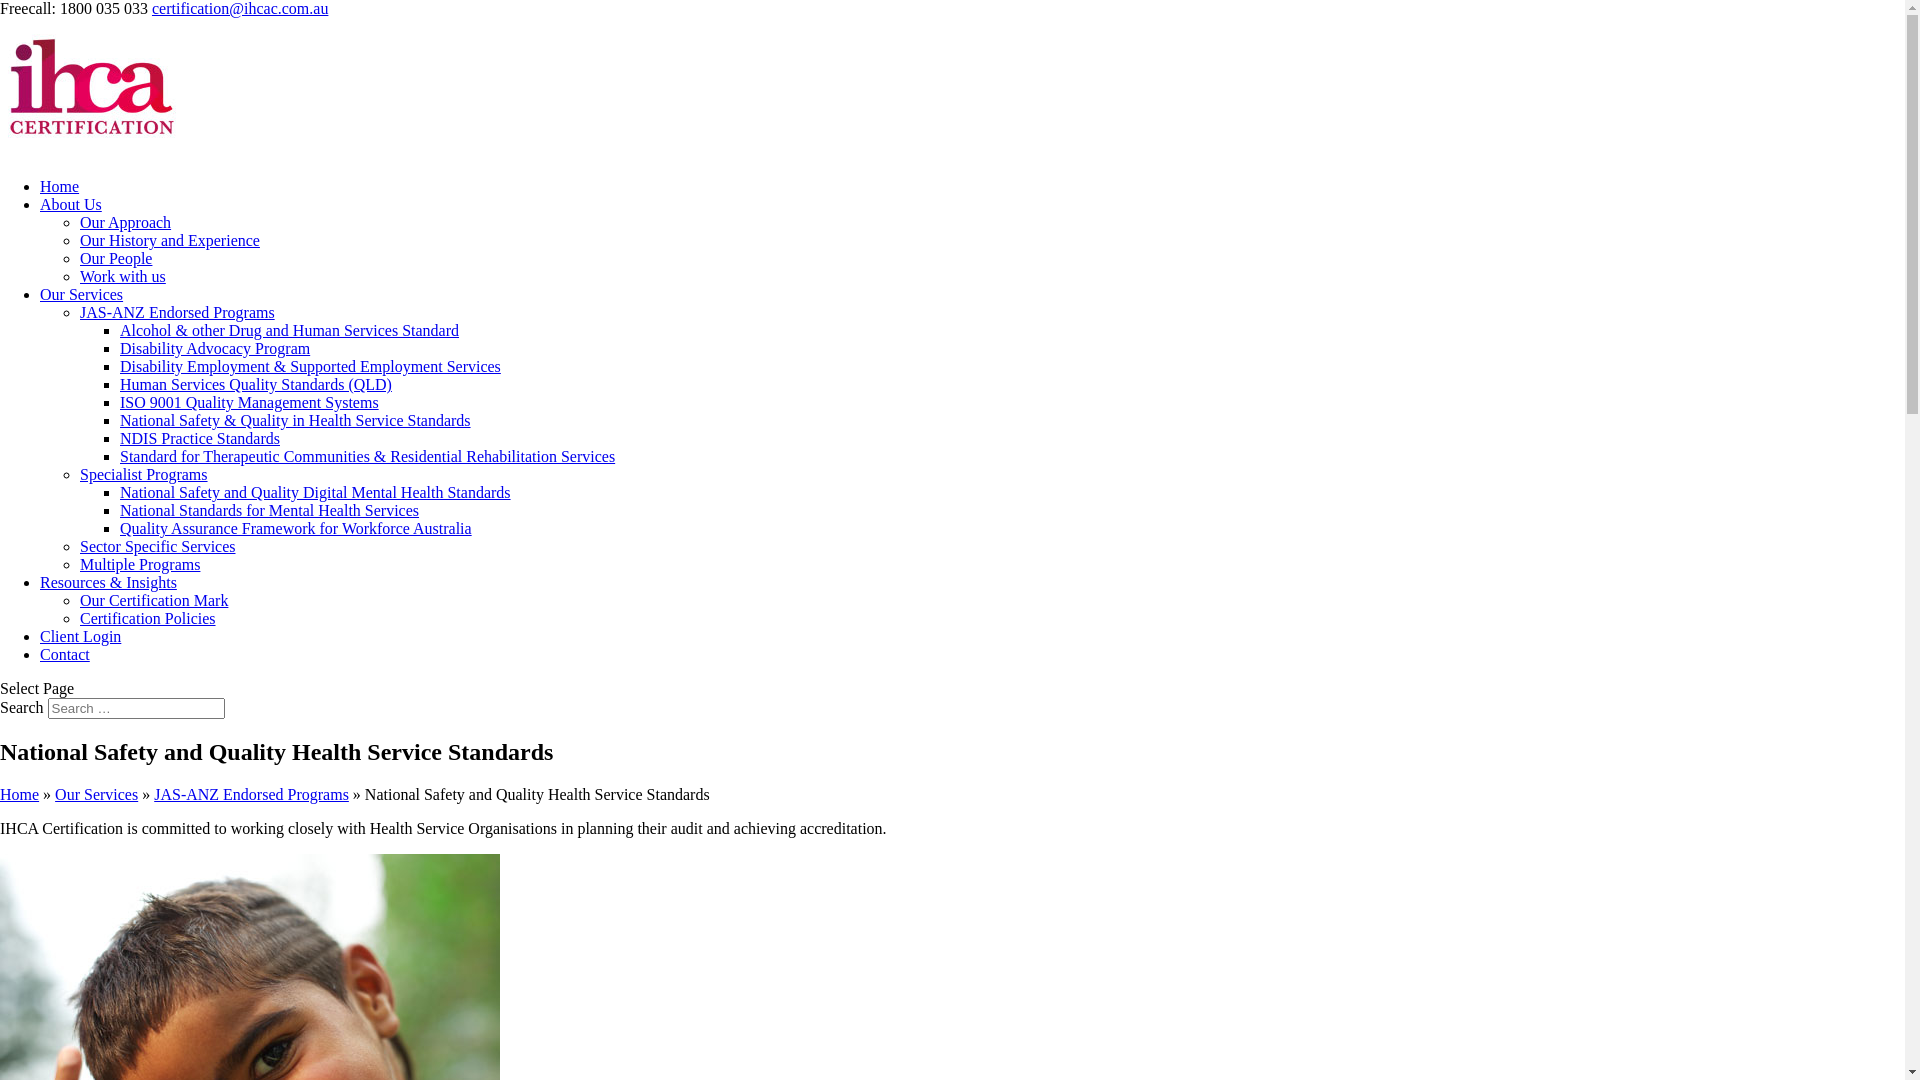  What do you see at coordinates (80, 636) in the screenshot?
I see `'Client Login'` at bounding box center [80, 636].